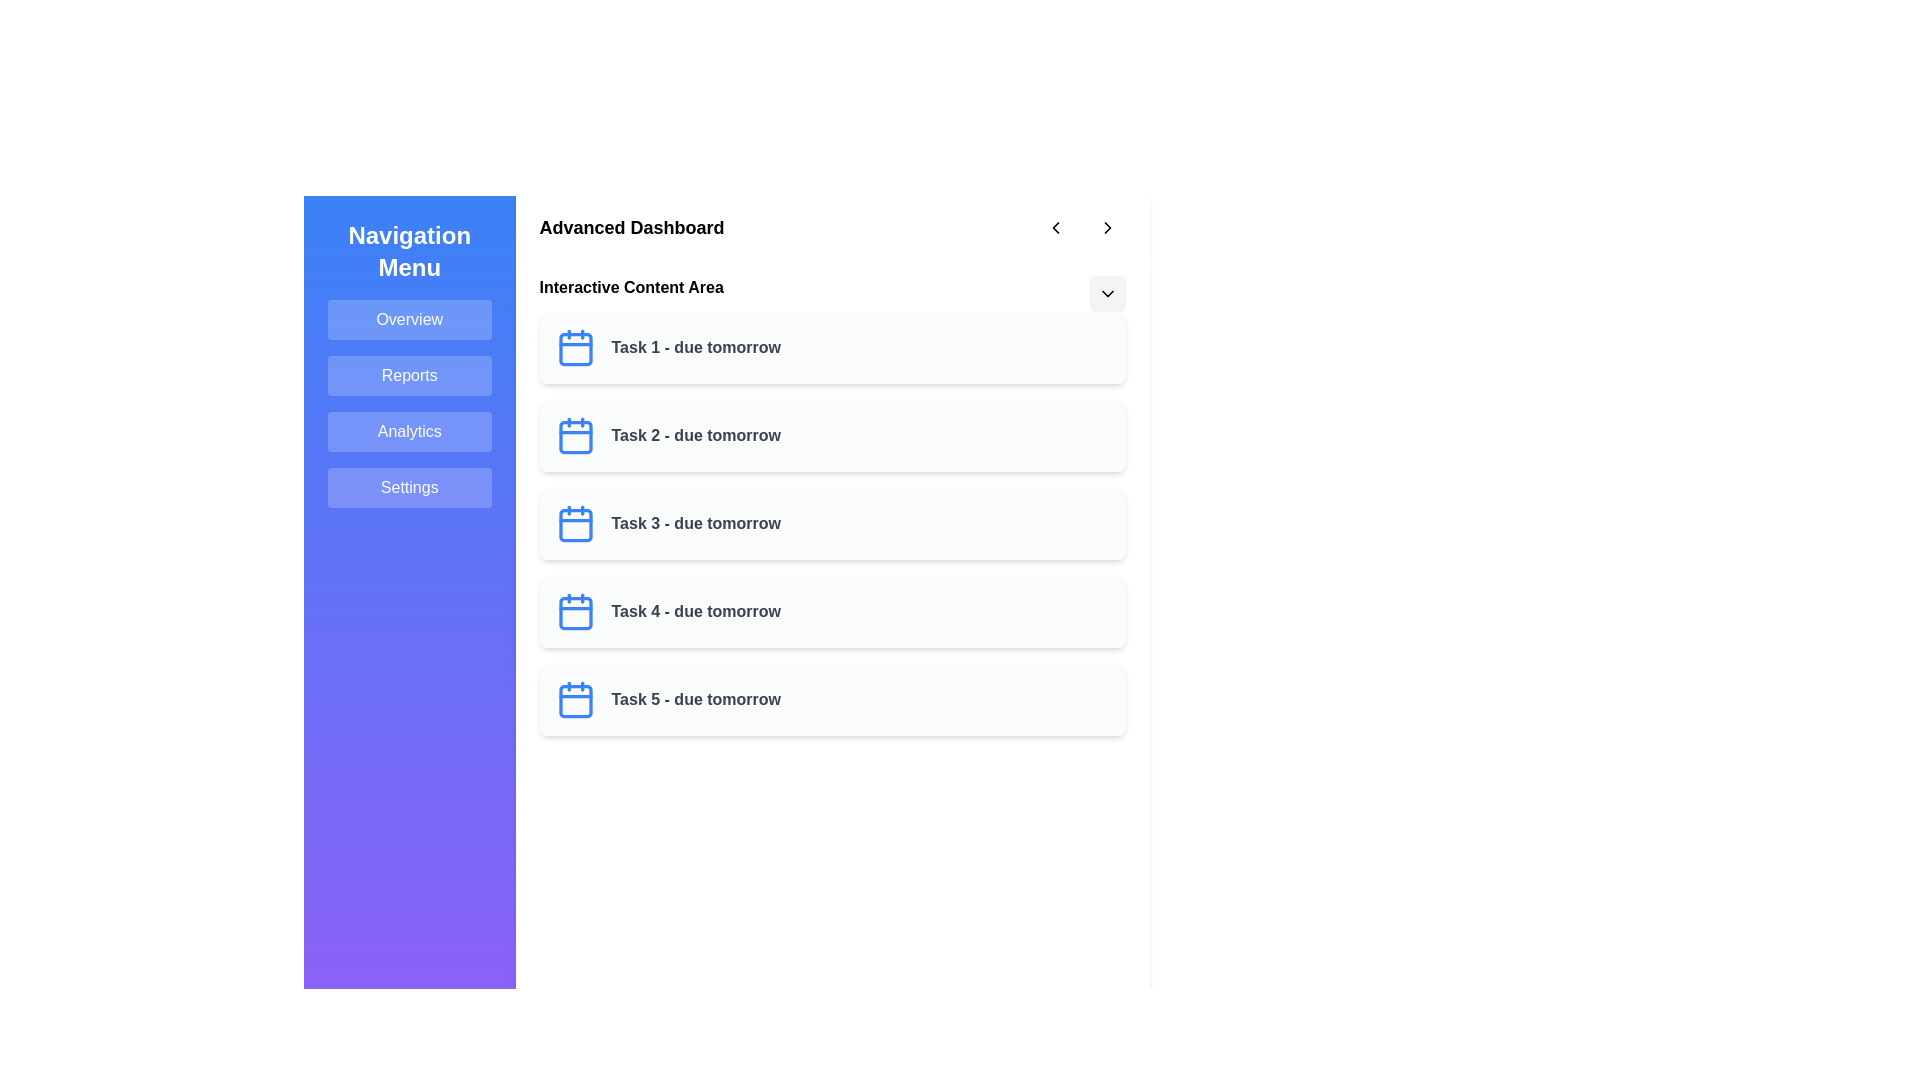 The width and height of the screenshot is (1920, 1080). I want to click on the calendar icon located to the left of the text 'Task 5 - due tomorrow' in the fifth card of the vertical list on the right-side panel, so click(574, 698).